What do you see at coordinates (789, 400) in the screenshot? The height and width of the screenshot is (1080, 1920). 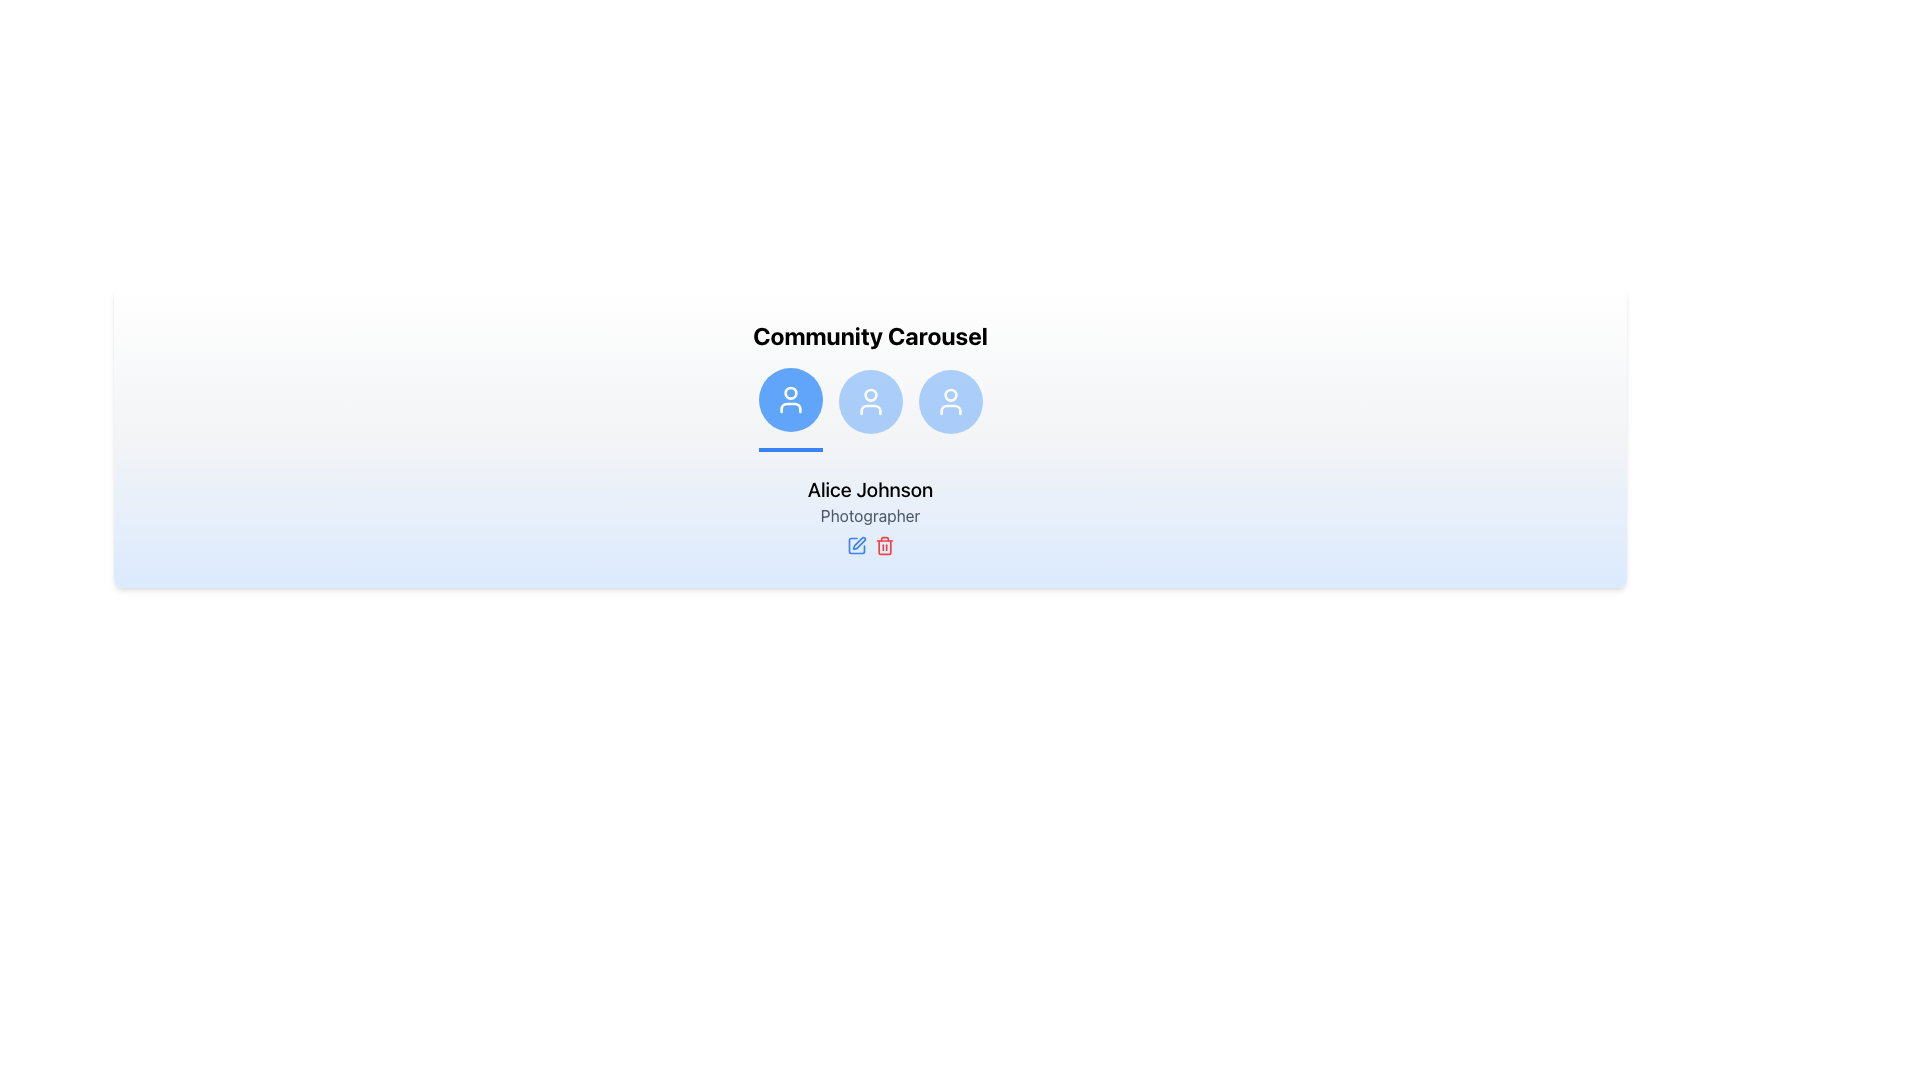 I see `the Interactive Profile Icon, which is a large circular icon with a blue background and a white user silhouette, located first in the horizontal group under 'Community Carousel'` at bounding box center [789, 400].